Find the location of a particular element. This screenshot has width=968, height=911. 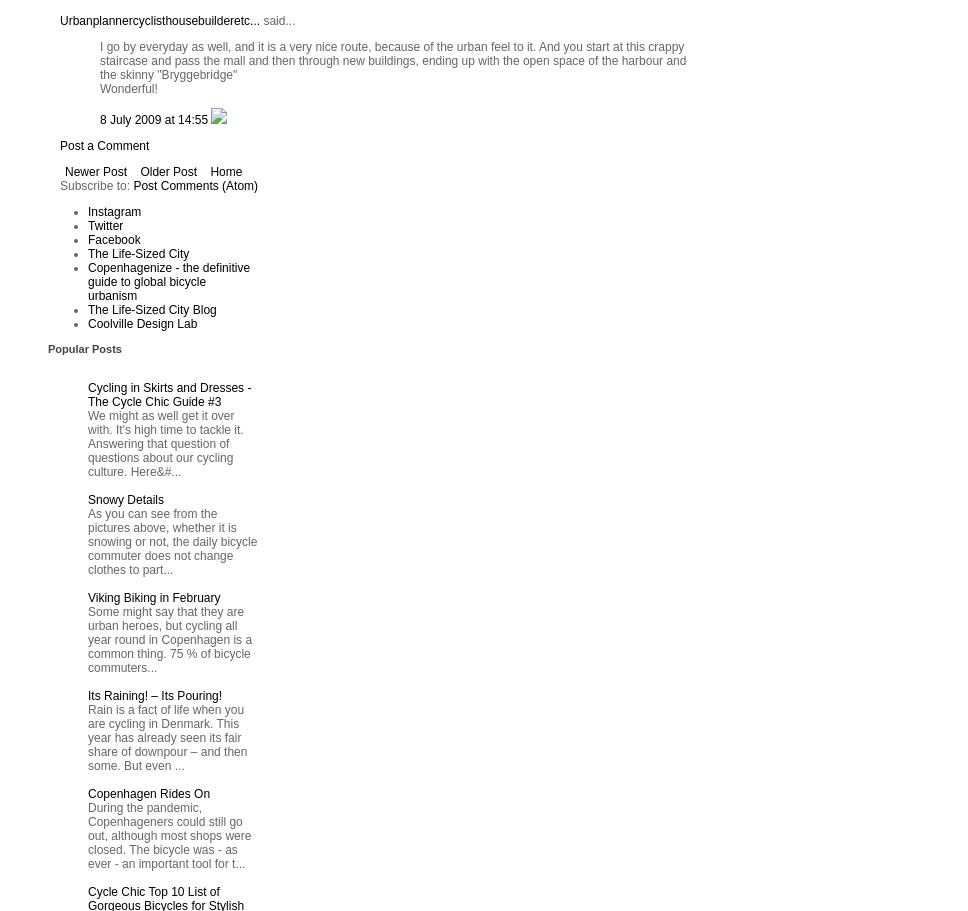

'Twitter' is located at coordinates (105, 226).